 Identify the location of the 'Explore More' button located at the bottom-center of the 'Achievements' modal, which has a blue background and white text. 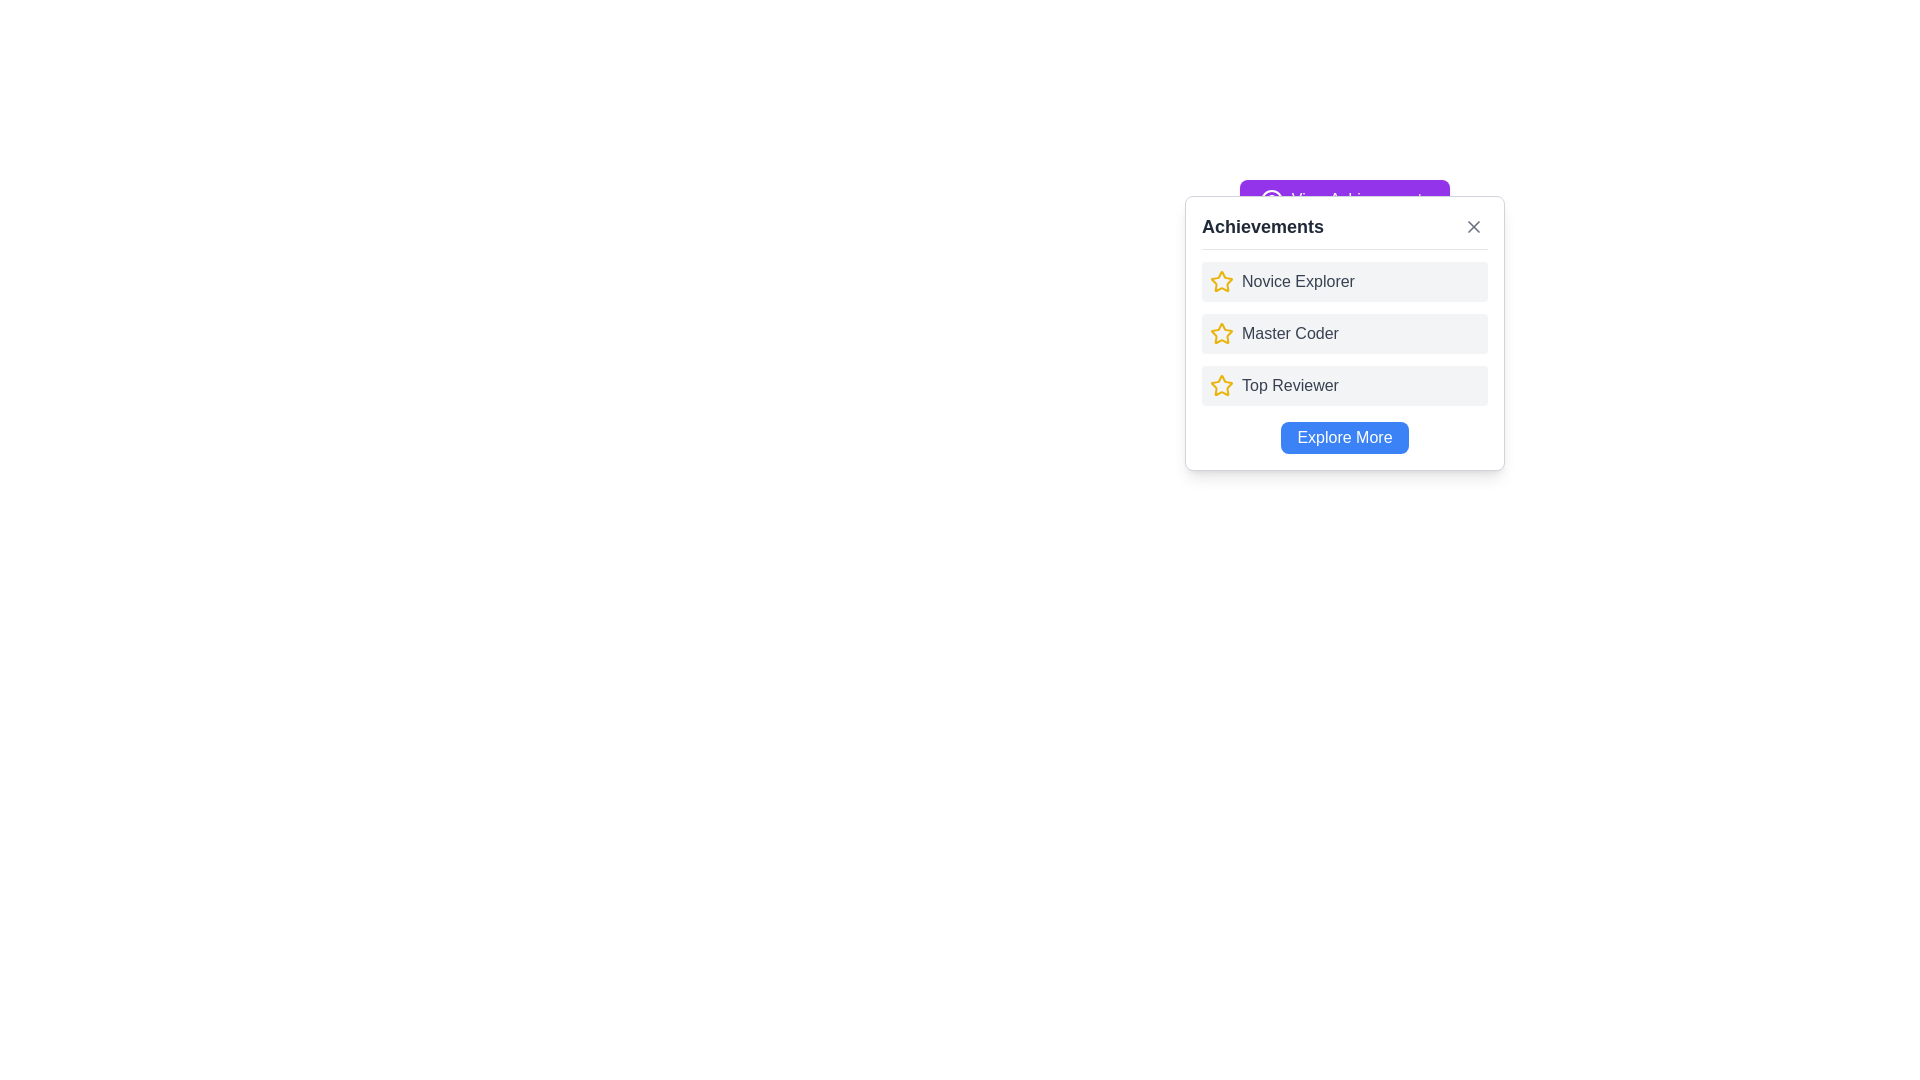
(1344, 437).